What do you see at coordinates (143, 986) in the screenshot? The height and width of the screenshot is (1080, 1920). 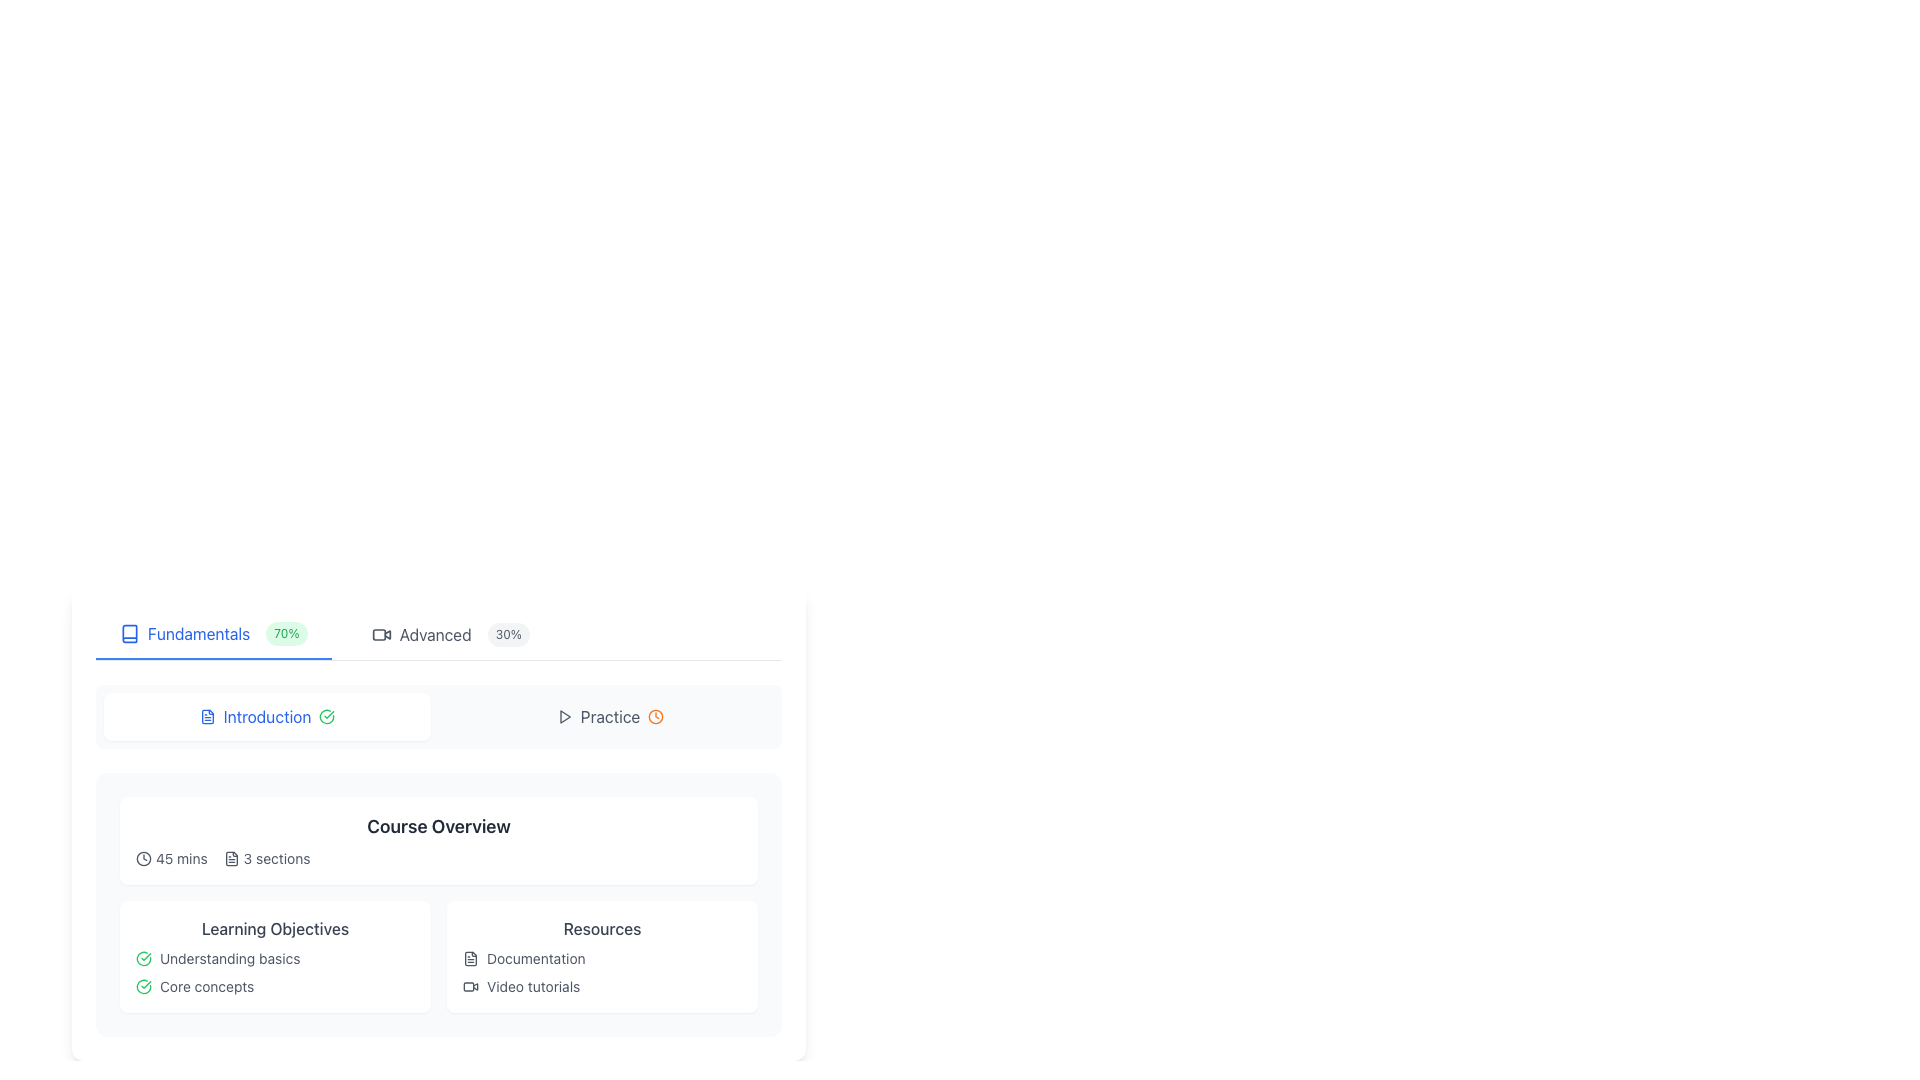 I see `the leftmost icon that indicates the completion status for 'Core concepts.'` at bounding box center [143, 986].